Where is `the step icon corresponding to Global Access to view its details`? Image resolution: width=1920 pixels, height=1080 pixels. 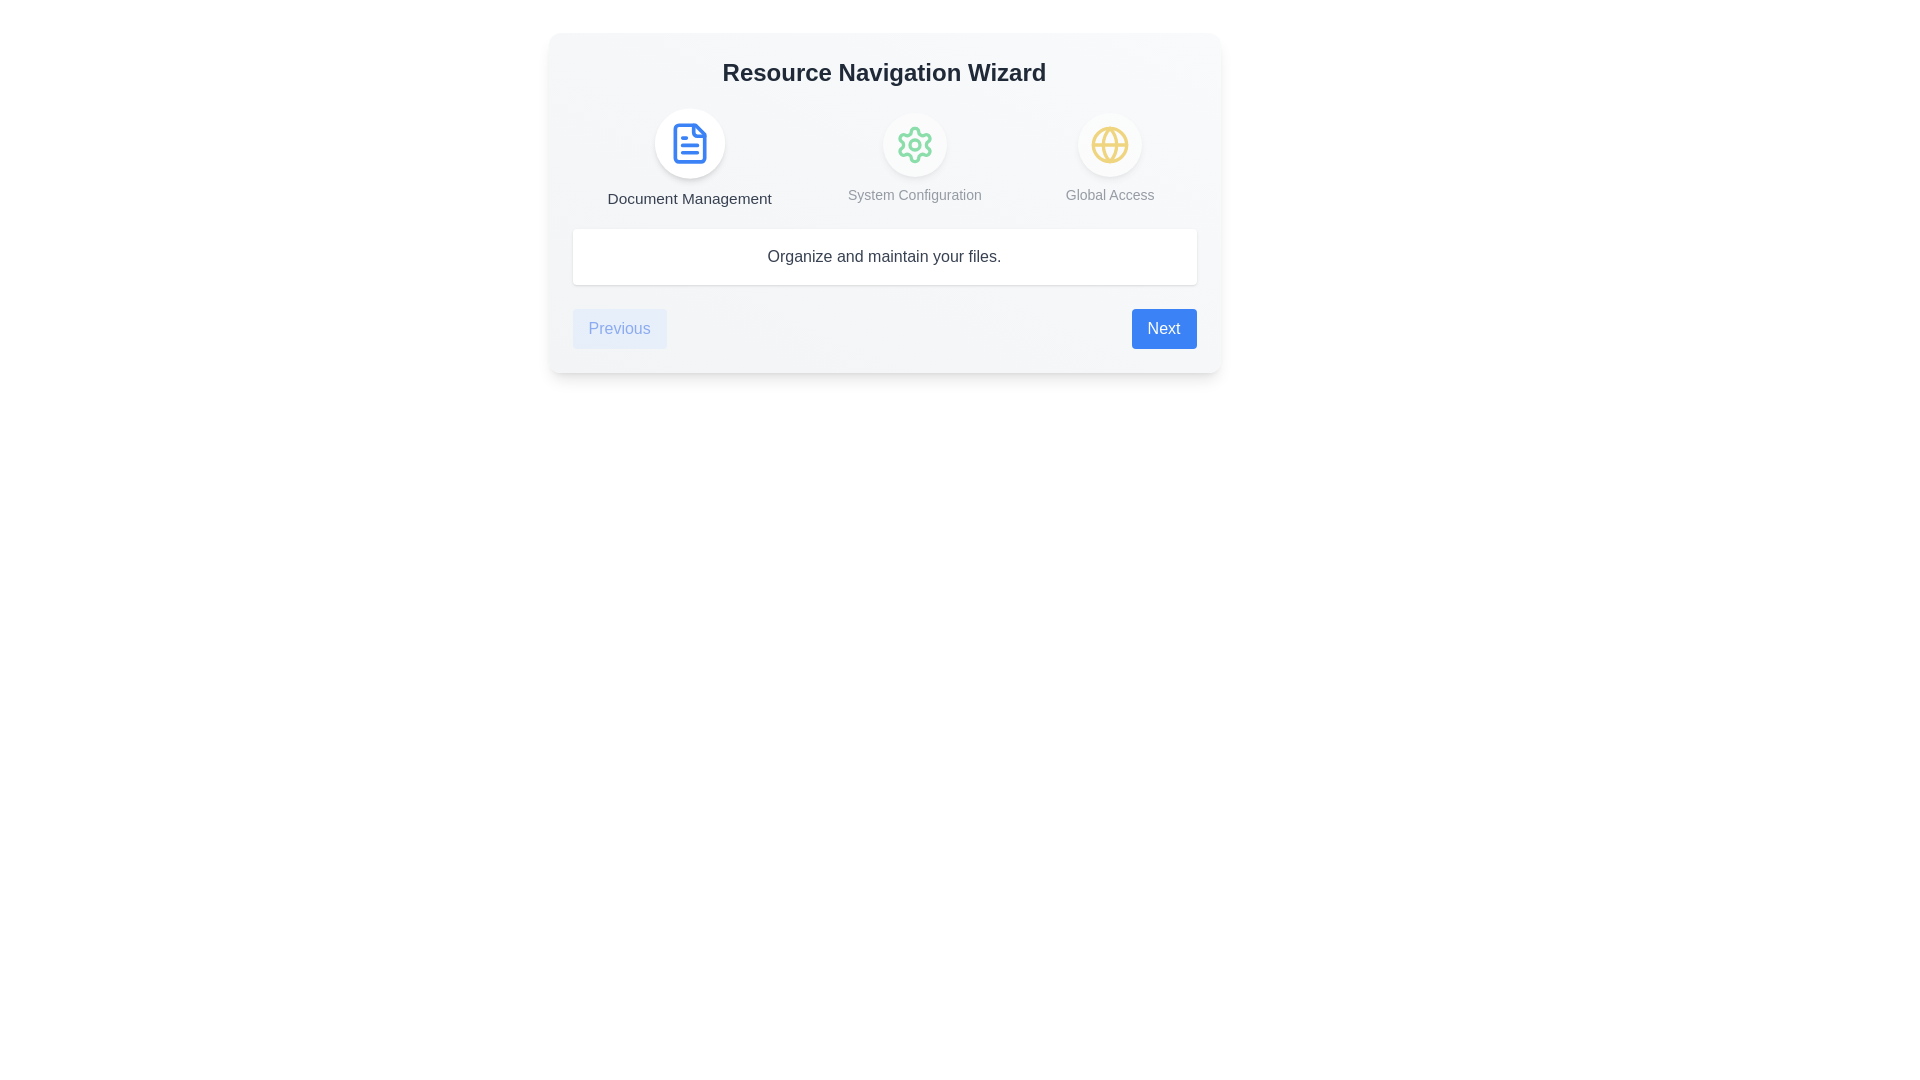 the step icon corresponding to Global Access to view its details is located at coordinates (1109, 144).